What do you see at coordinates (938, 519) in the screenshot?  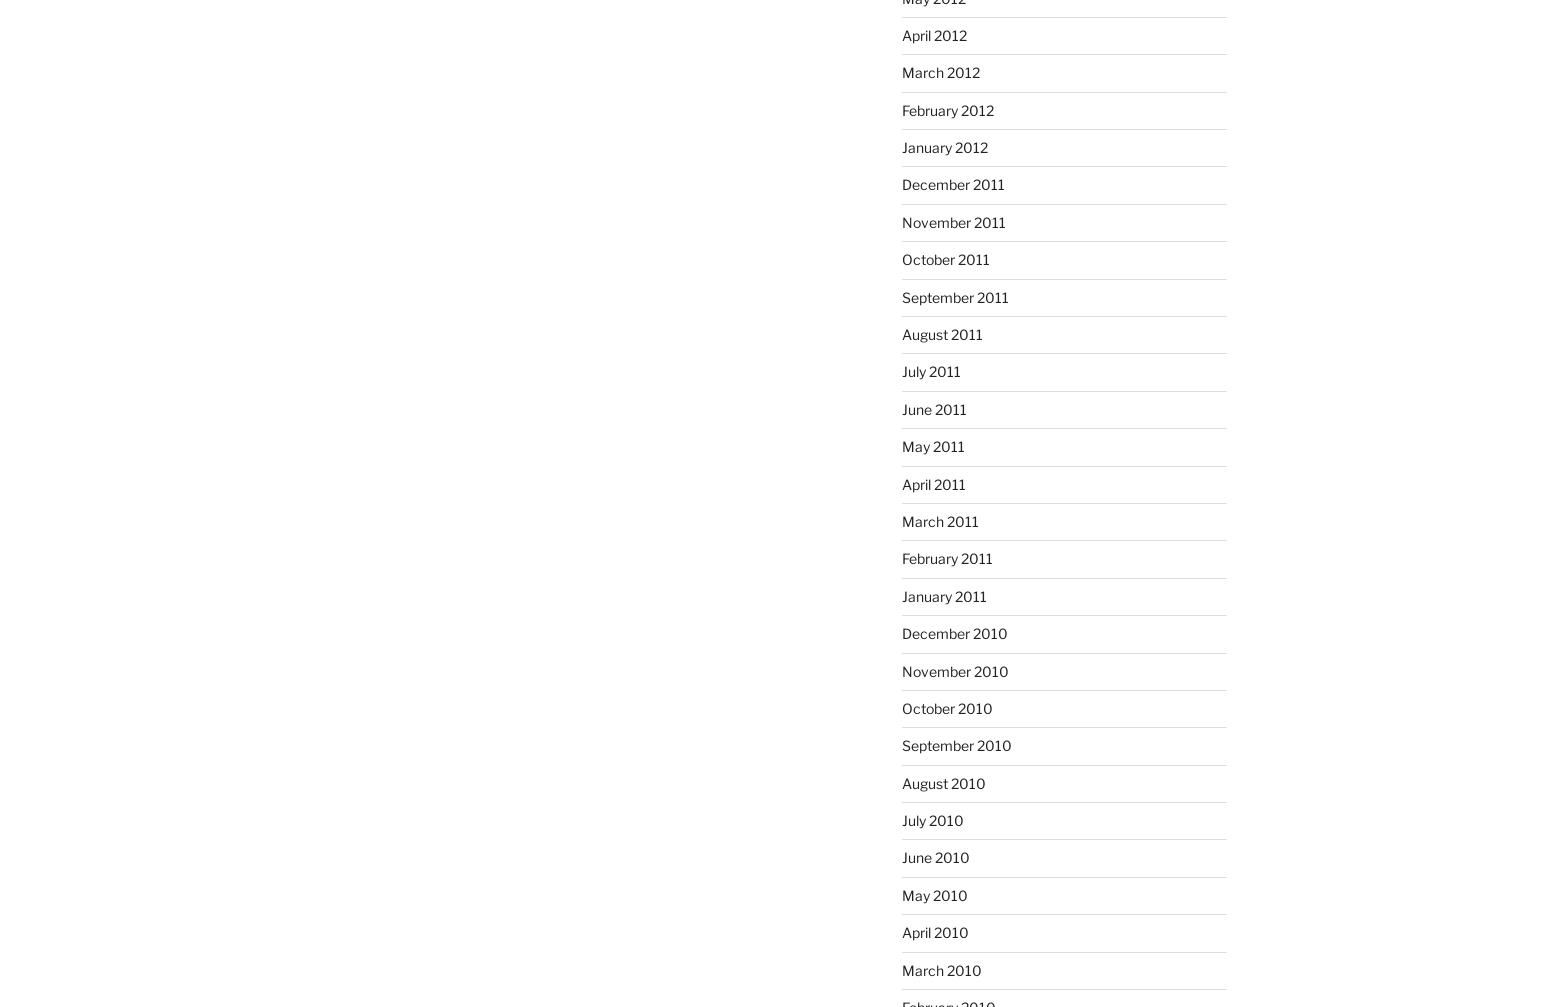 I see `'March 2011'` at bounding box center [938, 519].